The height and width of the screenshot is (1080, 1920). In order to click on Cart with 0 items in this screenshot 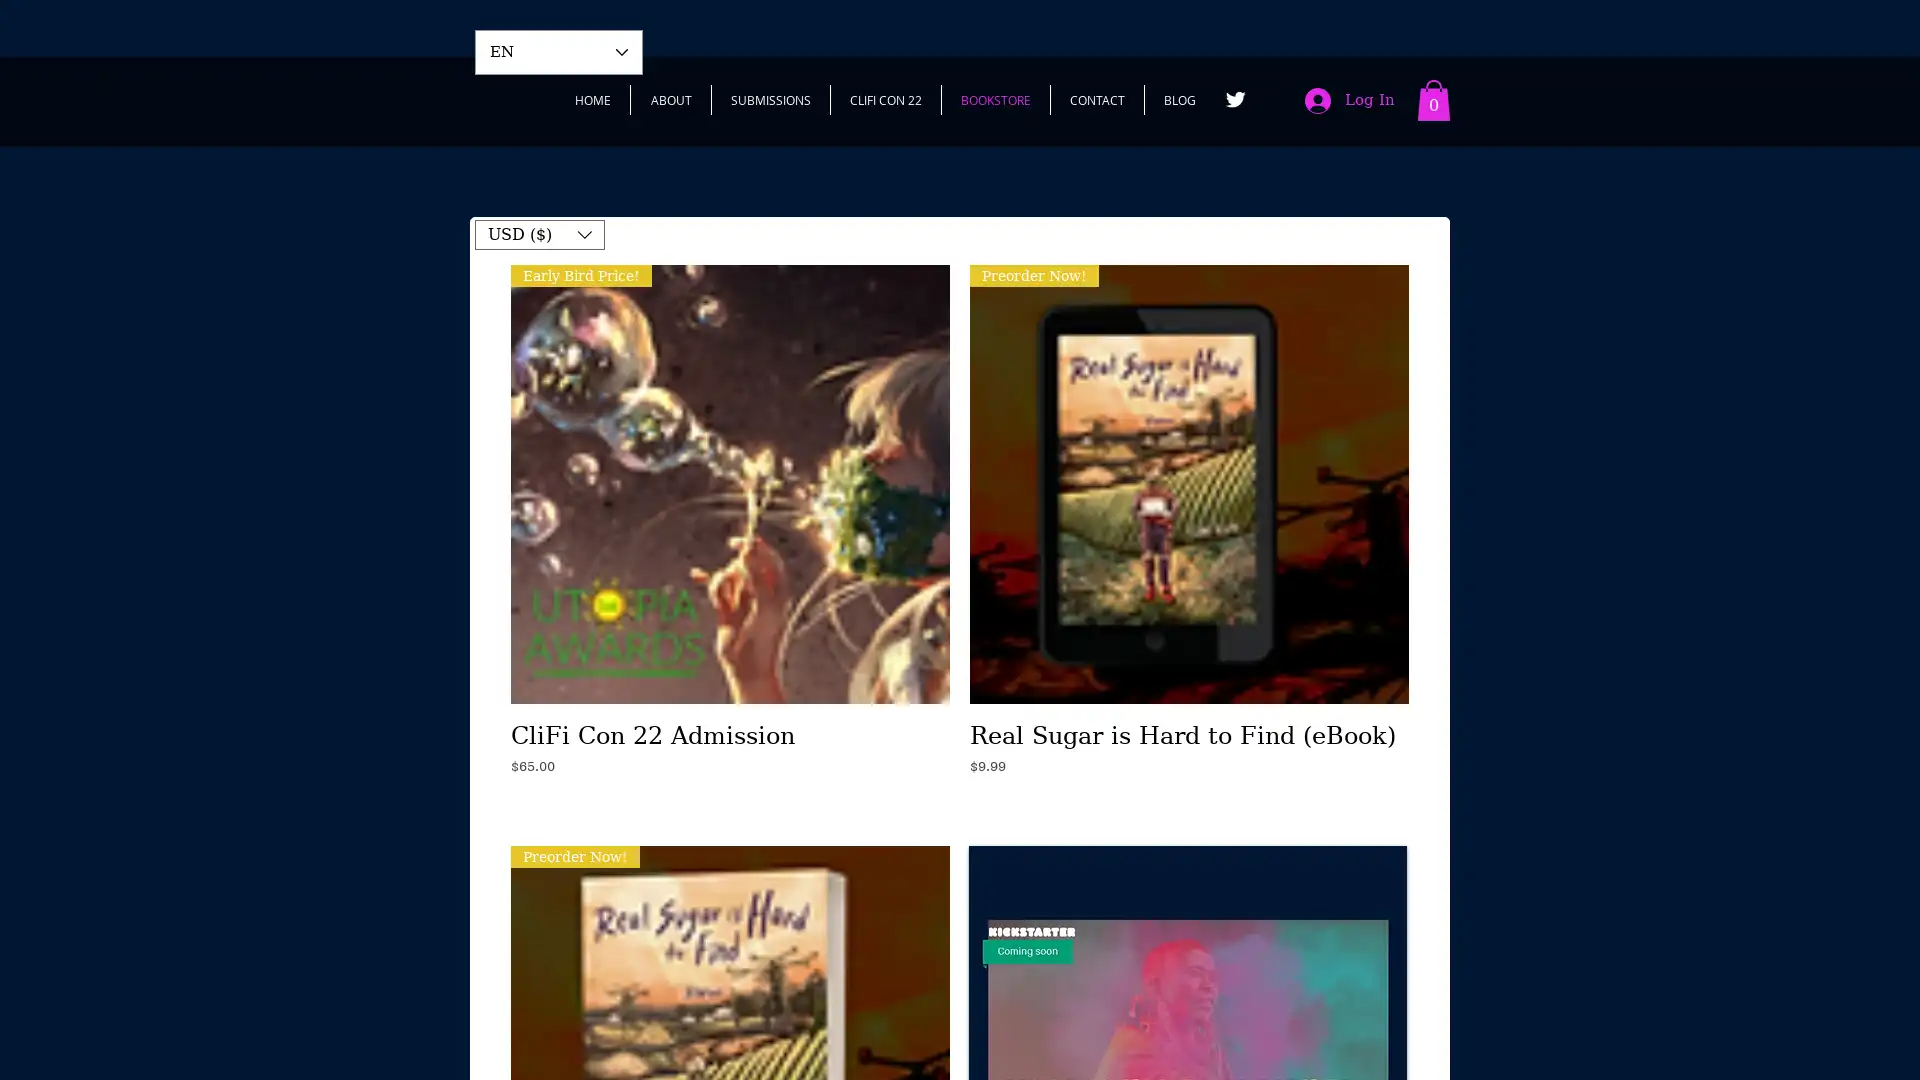, I will do `click(1433, 100)`.